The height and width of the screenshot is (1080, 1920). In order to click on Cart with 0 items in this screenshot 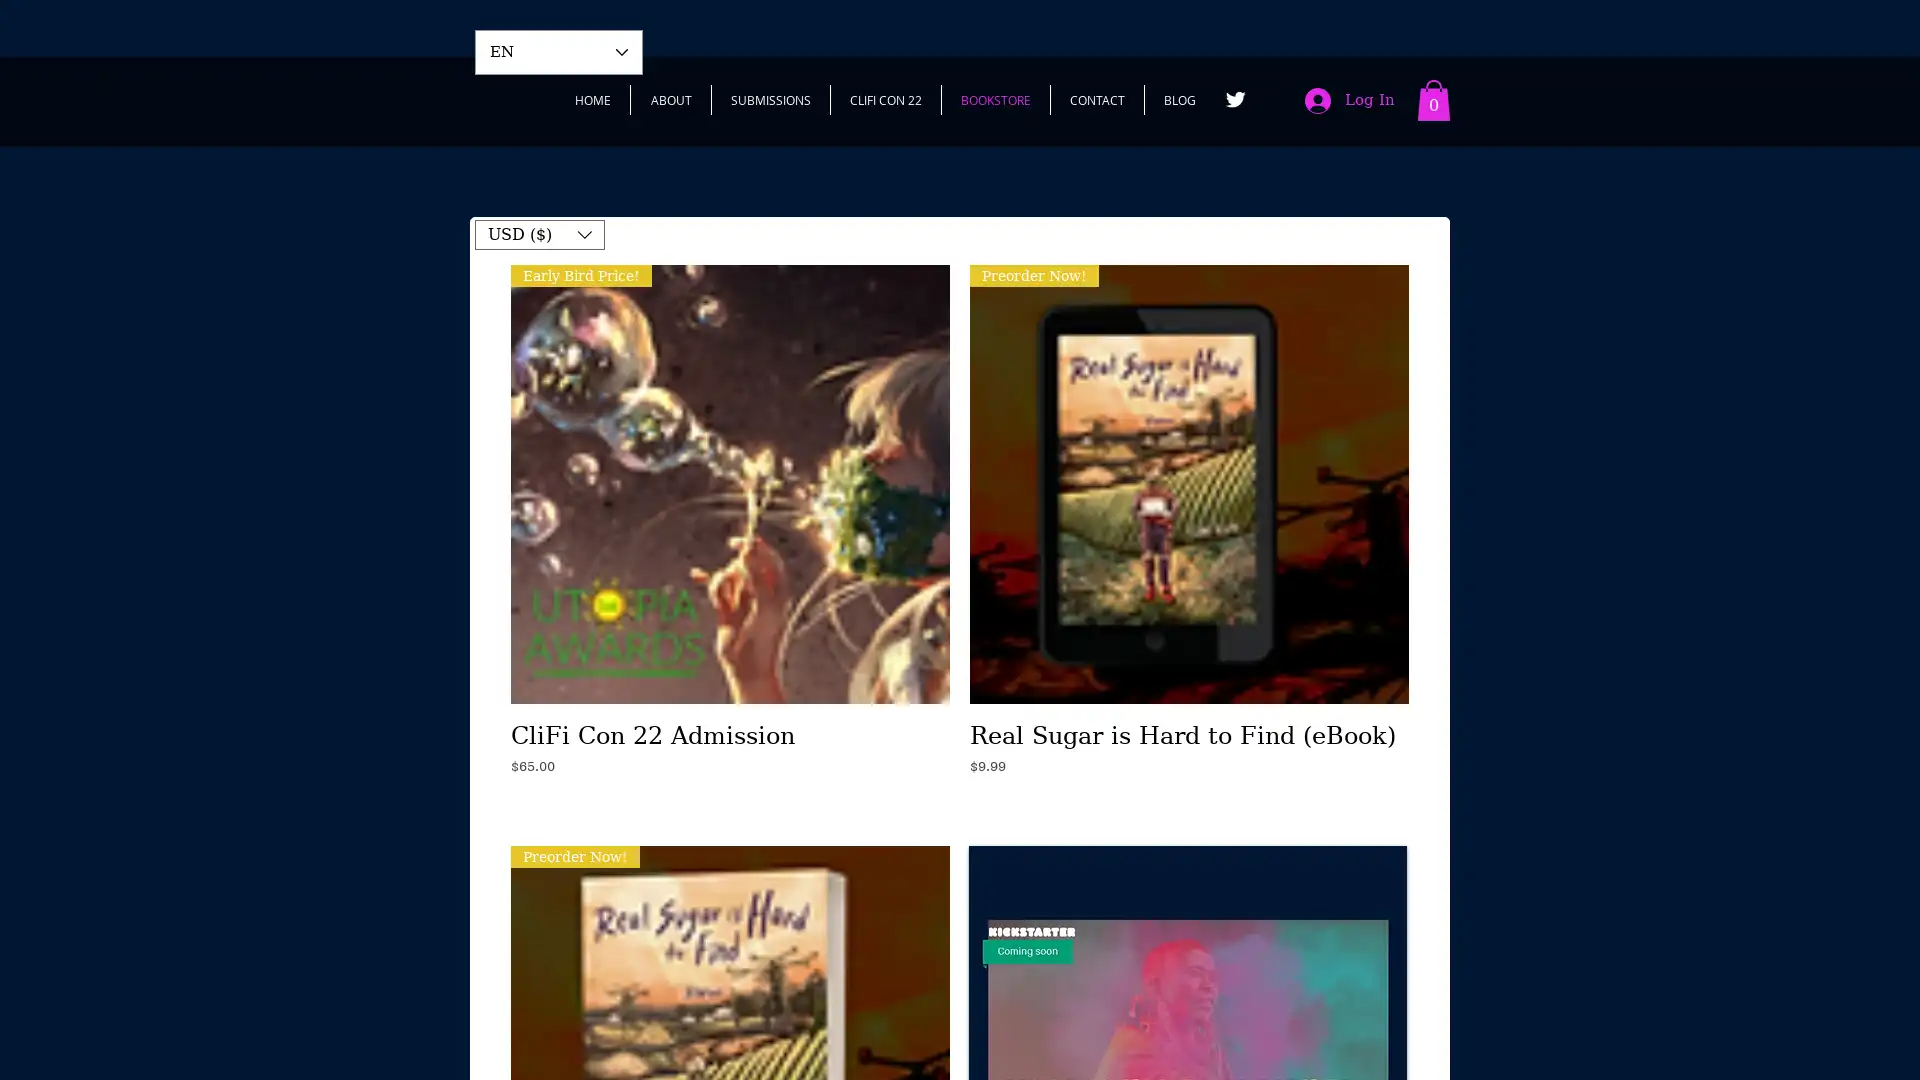, I will do `click(1433, 100)`.